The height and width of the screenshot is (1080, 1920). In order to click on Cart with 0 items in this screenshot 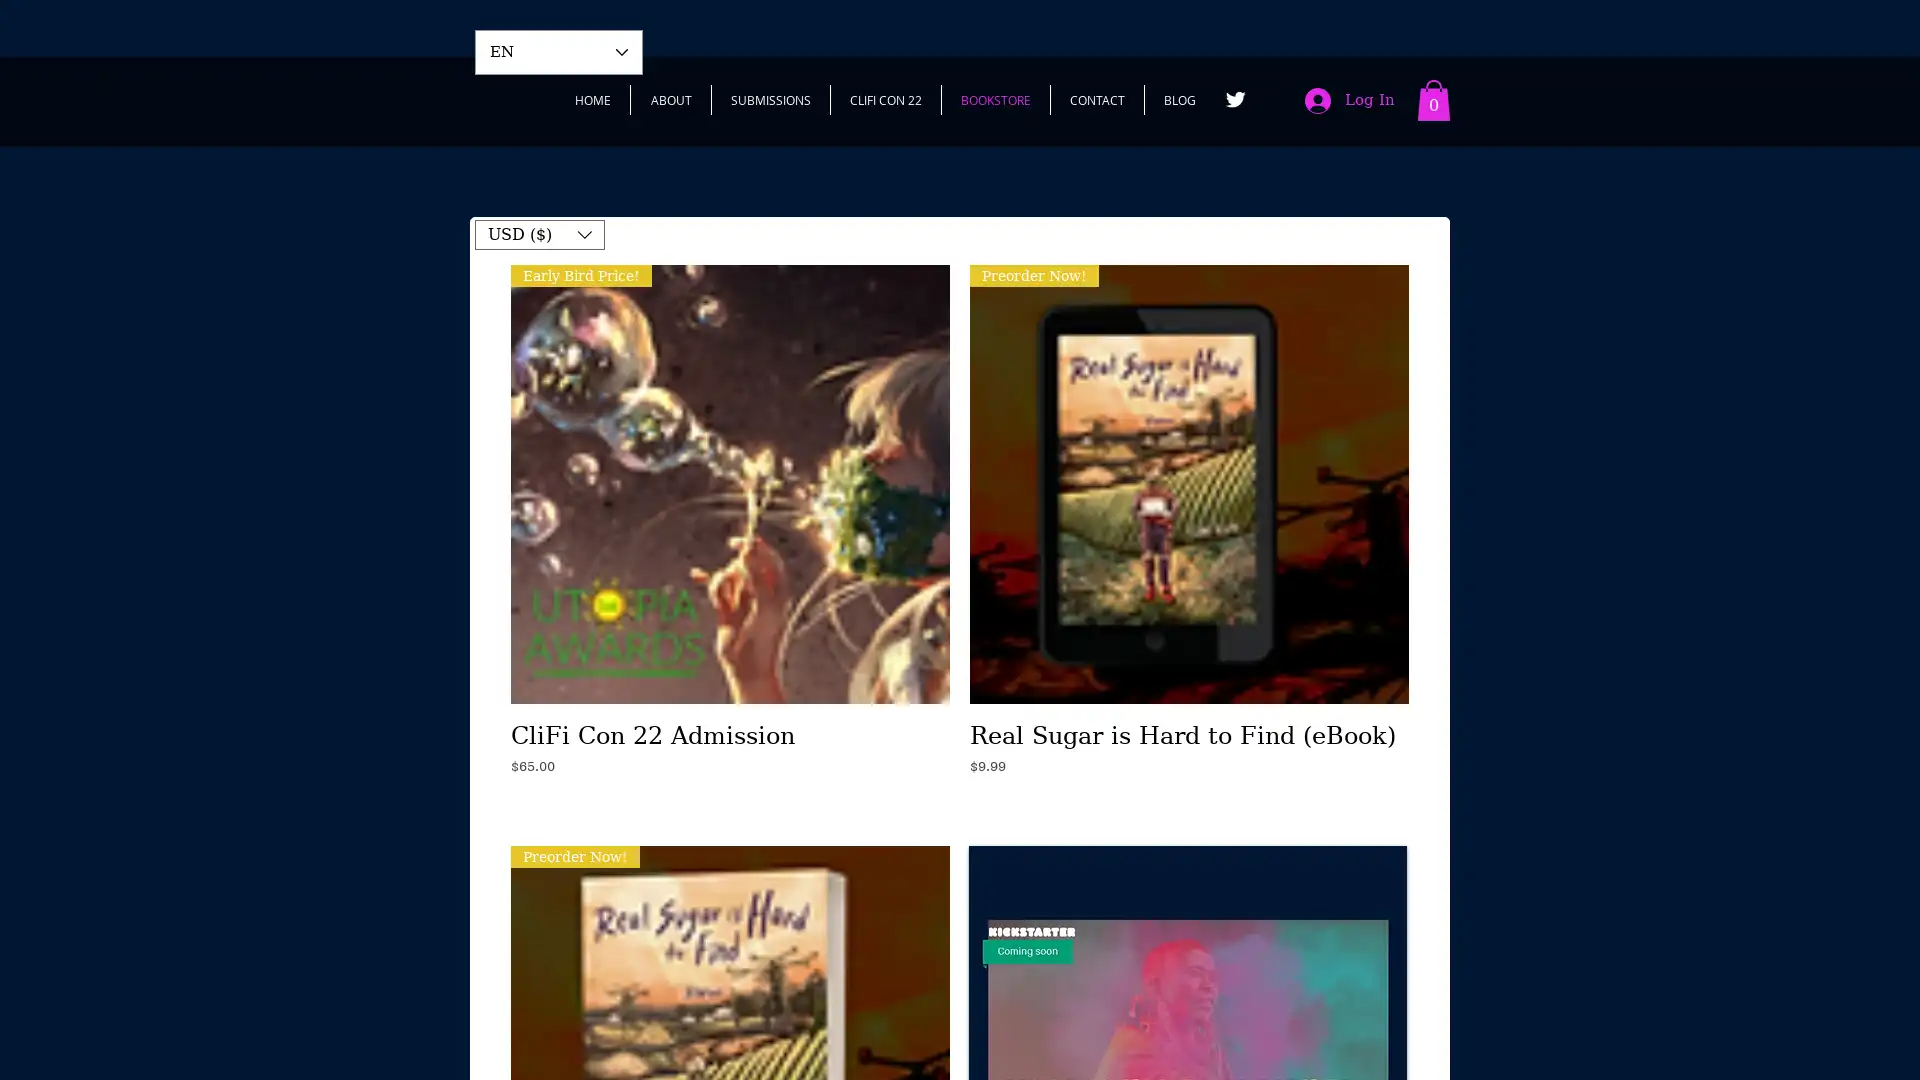, I will do `click(1433, 100)`.